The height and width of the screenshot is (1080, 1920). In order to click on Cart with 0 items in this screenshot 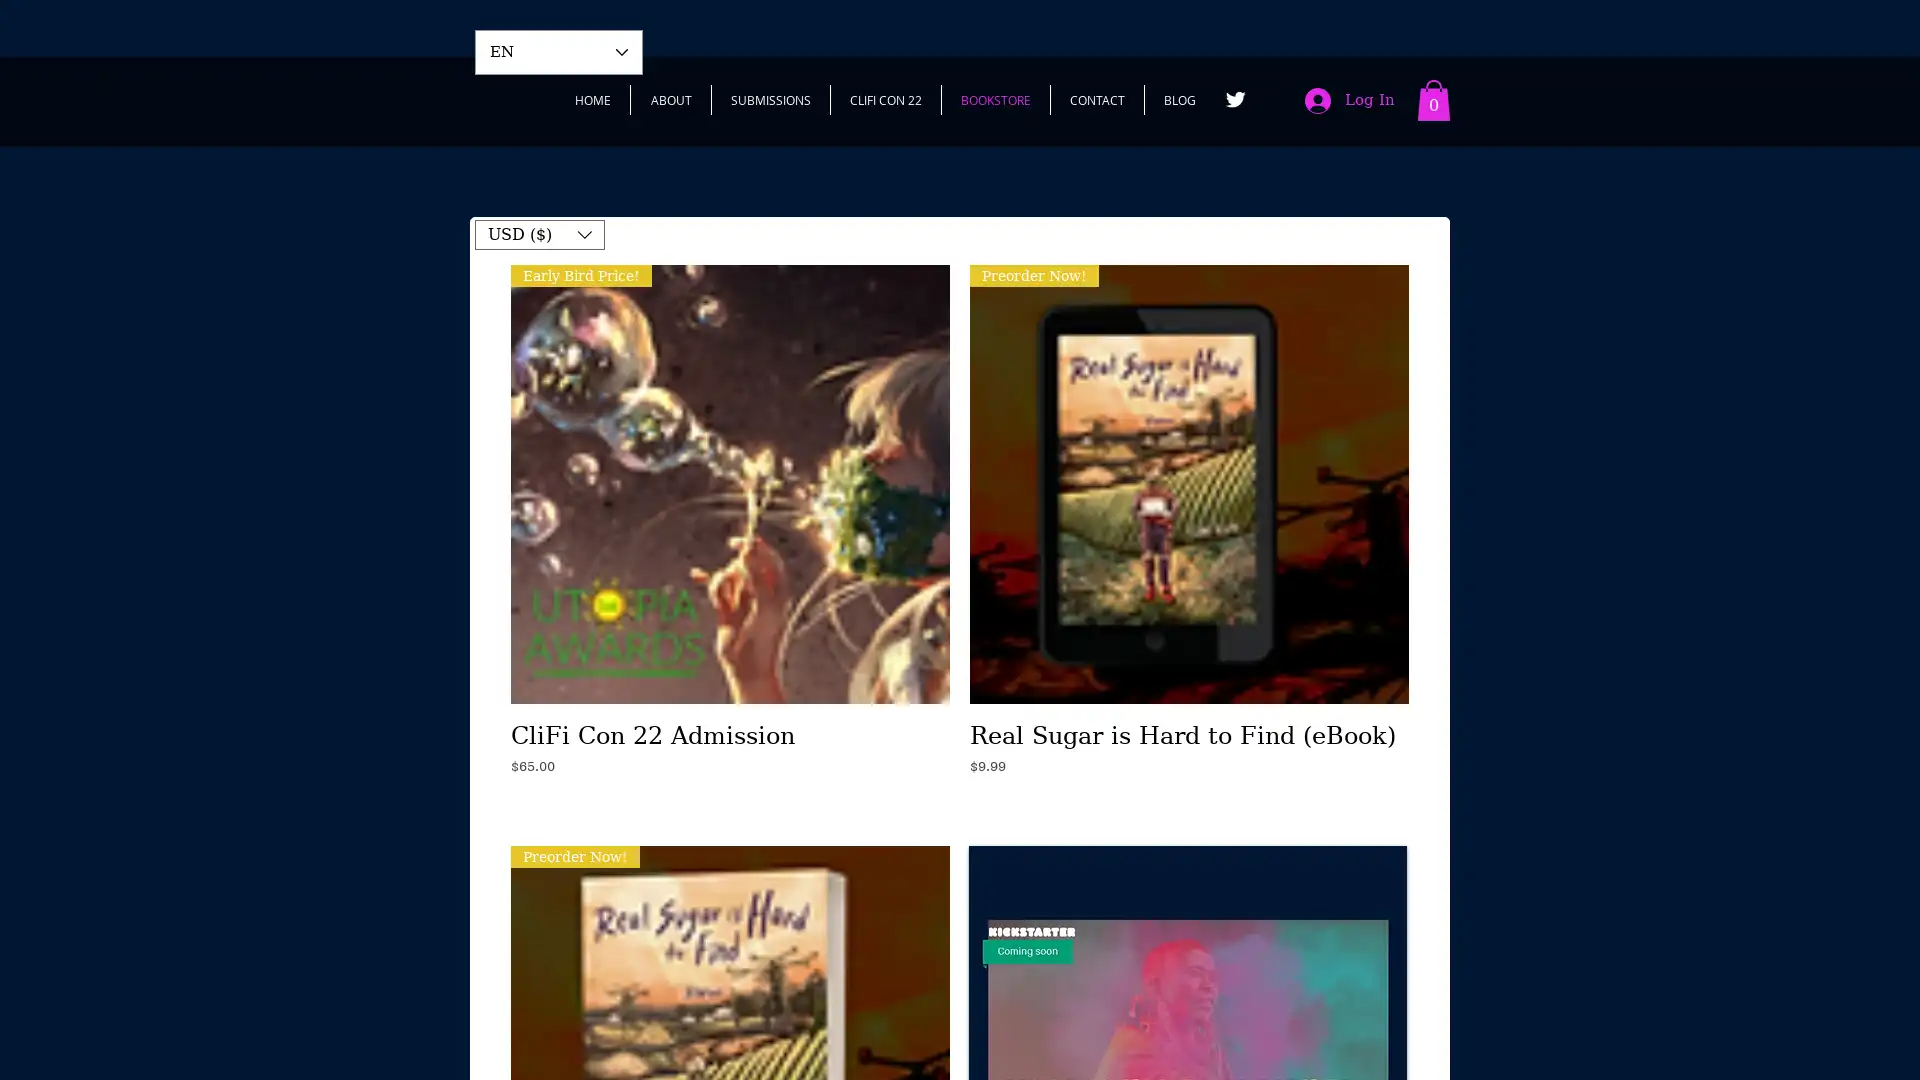, I will do `click(1433, 100)`.